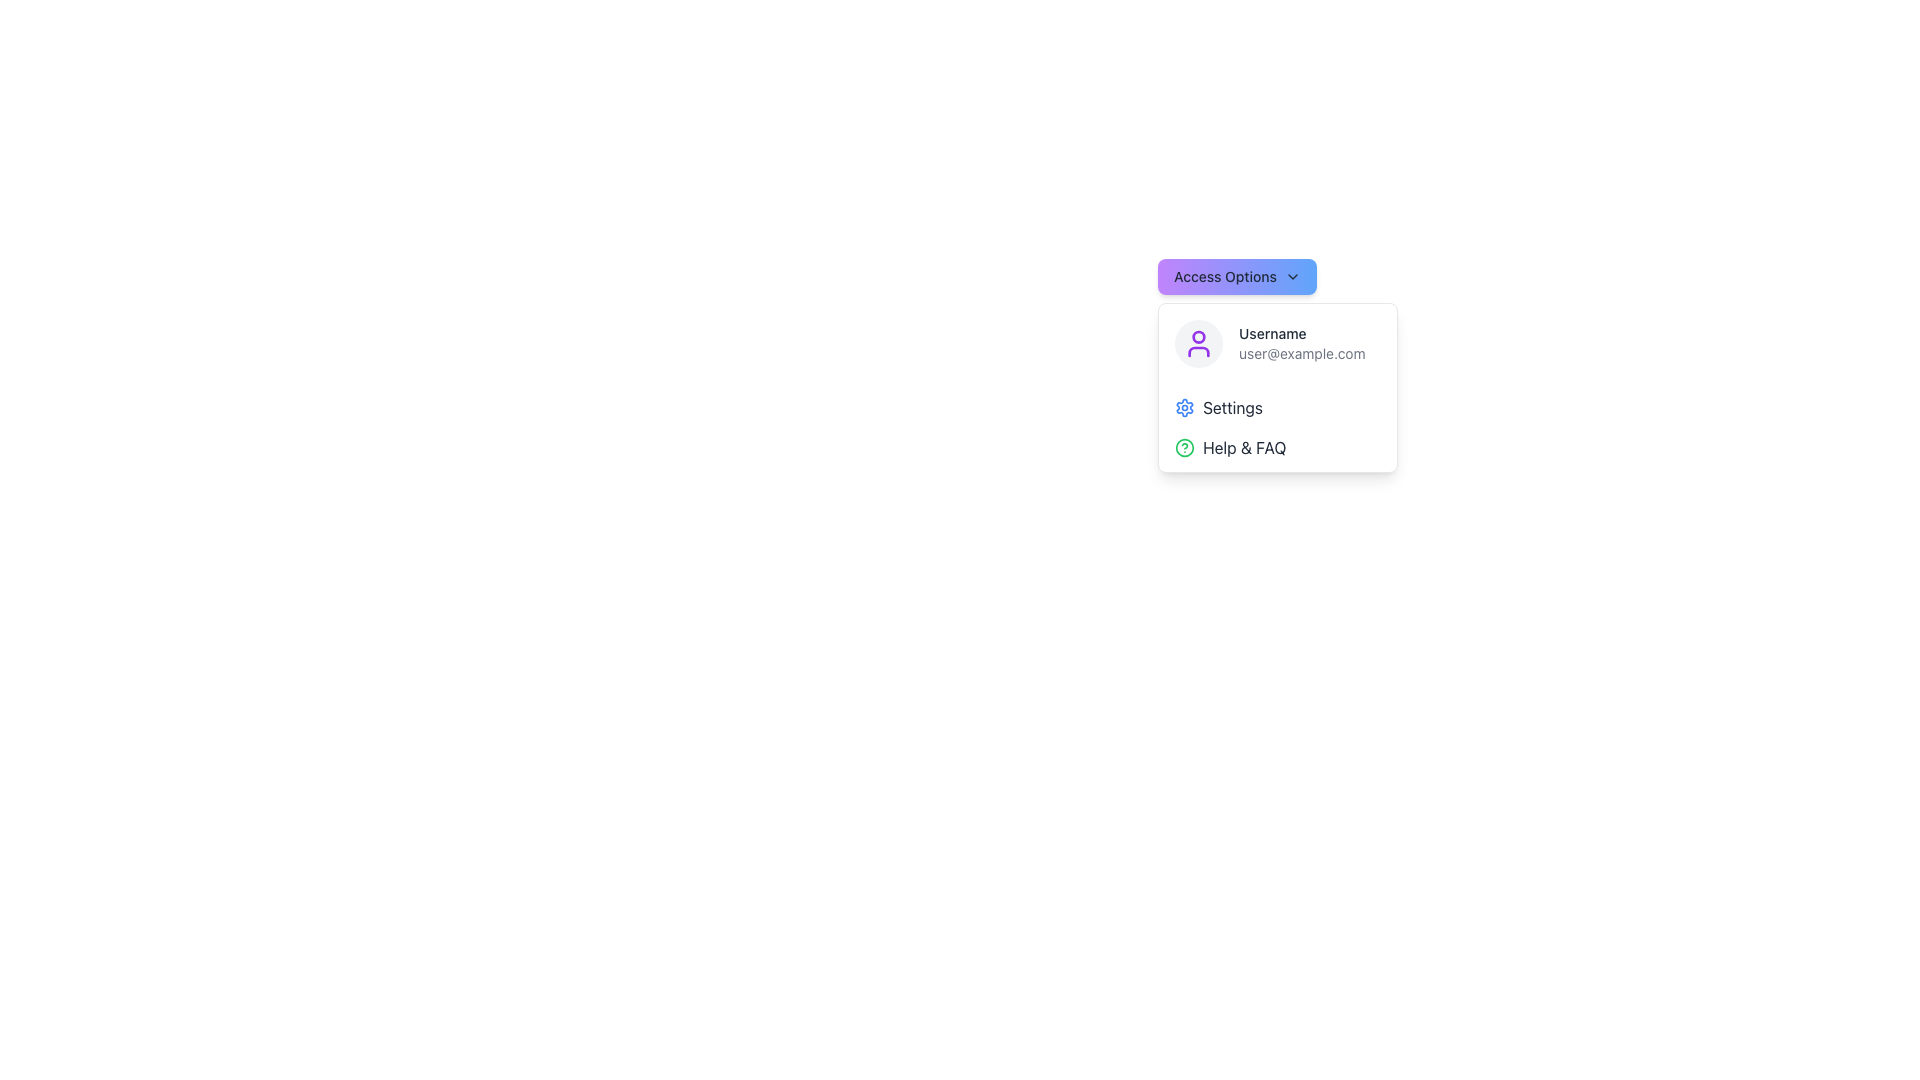  I want to click on the SVG Circle Element that represents the user's profile or avatar located next to the 'Username' label in the user menu panel on the right side of the interface, so click(1199, 336).